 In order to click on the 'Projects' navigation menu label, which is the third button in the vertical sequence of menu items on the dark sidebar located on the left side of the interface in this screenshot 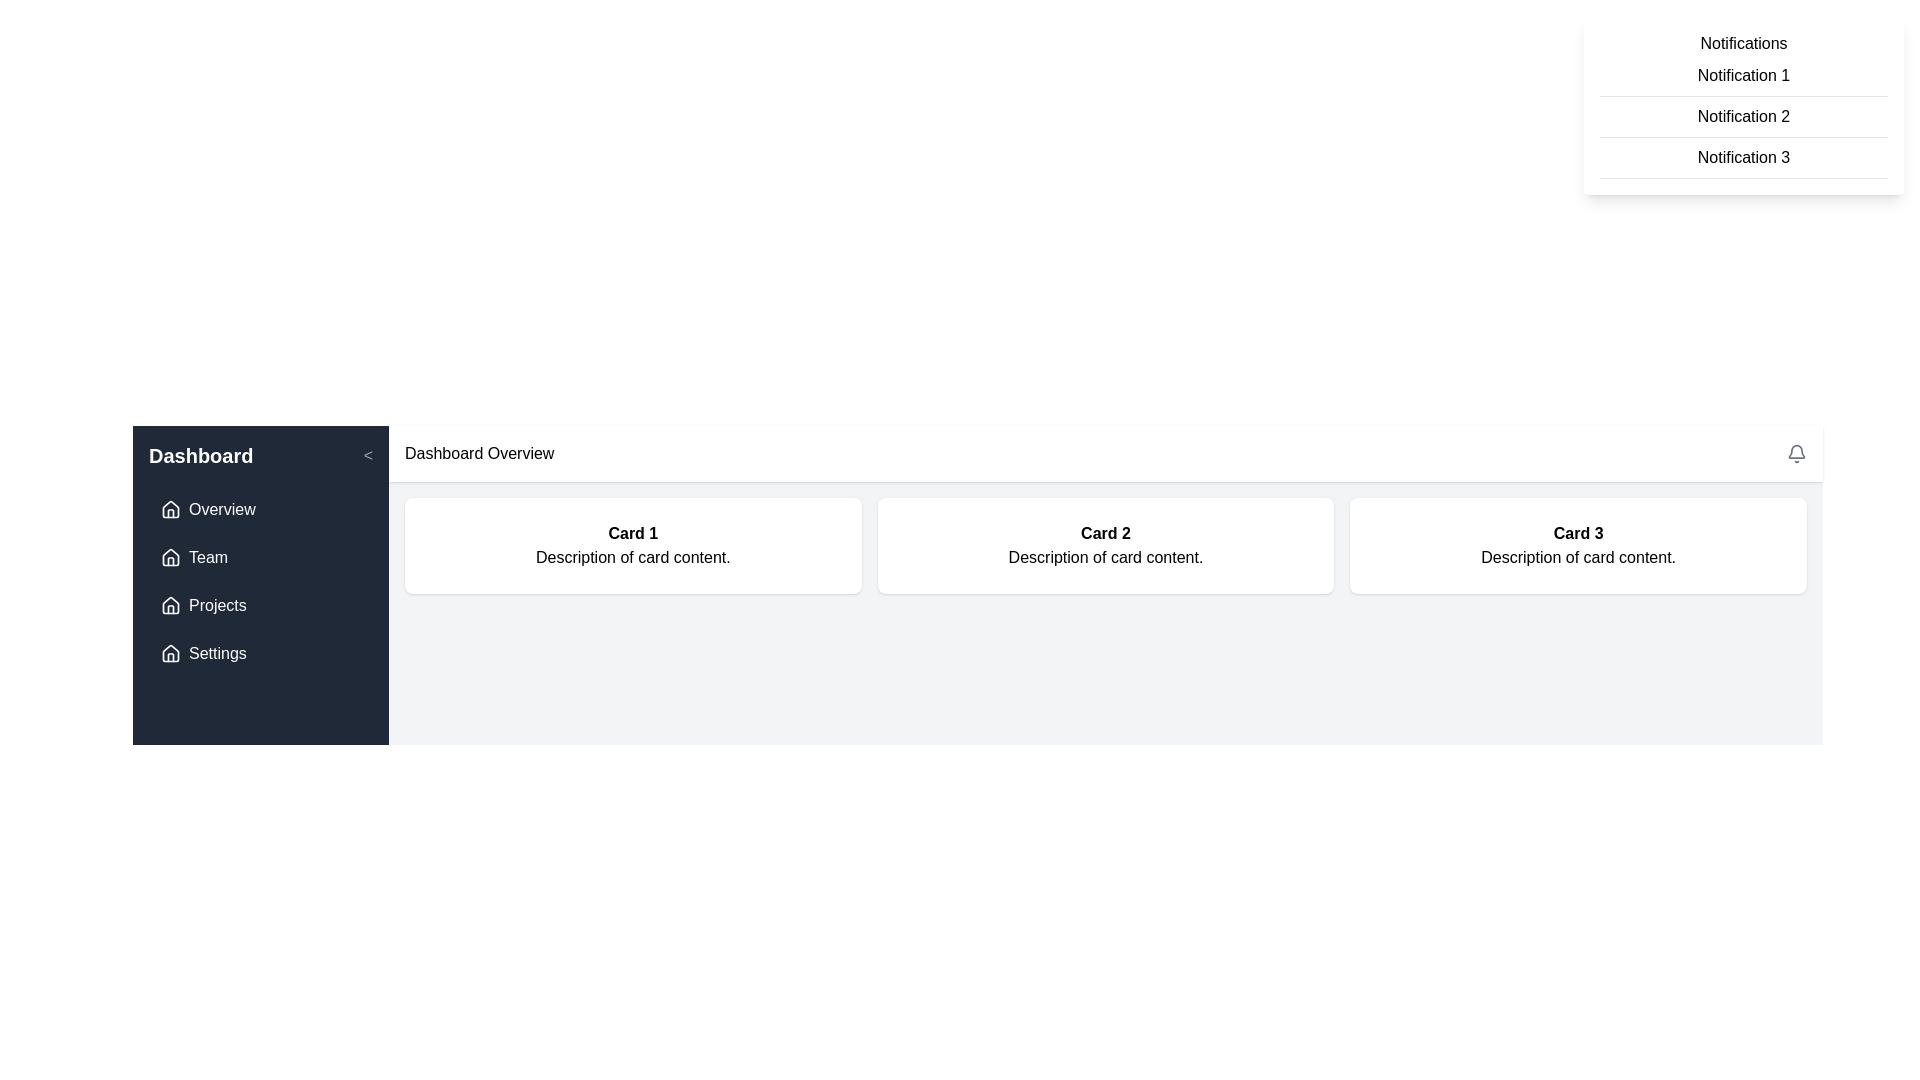, I will do `click(217, 604)`.